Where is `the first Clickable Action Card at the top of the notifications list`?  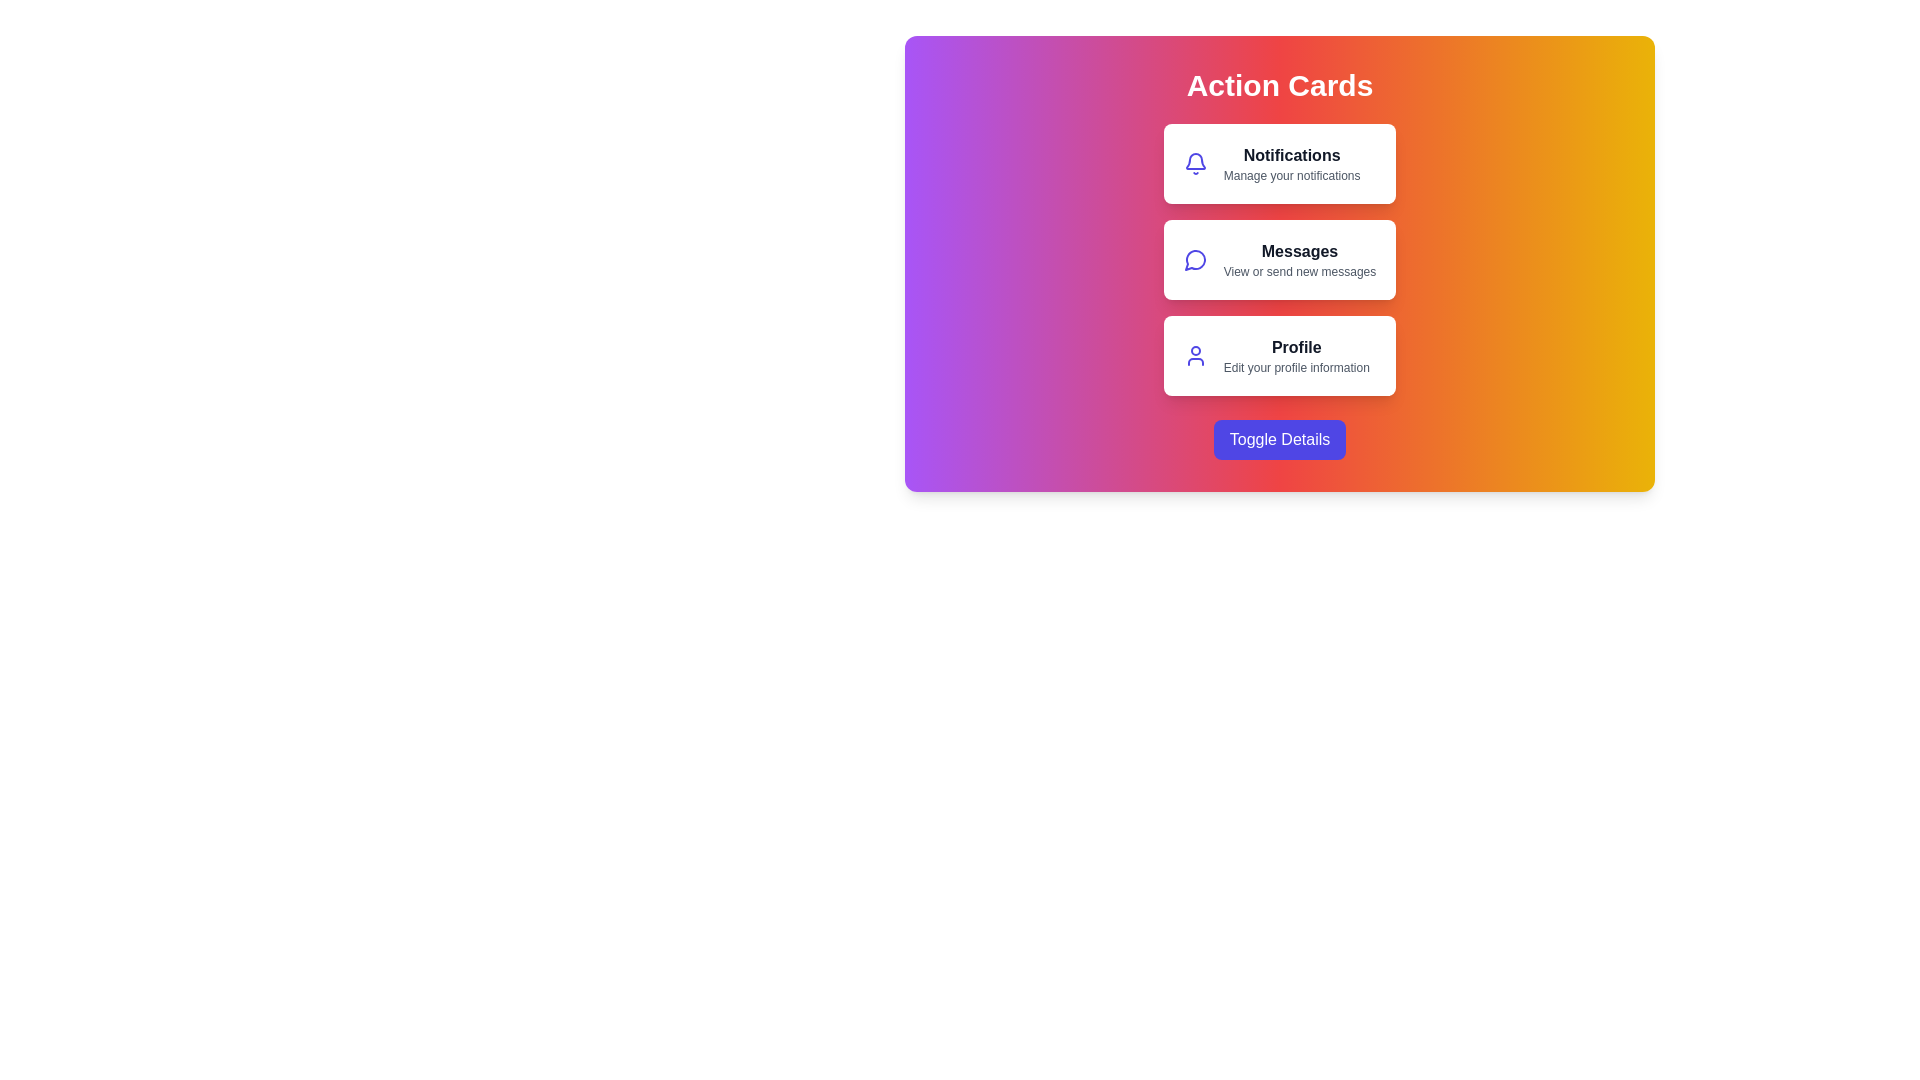
the first Clickable Action Card at the top of the notifications list is located at coordinates (1280, 163).